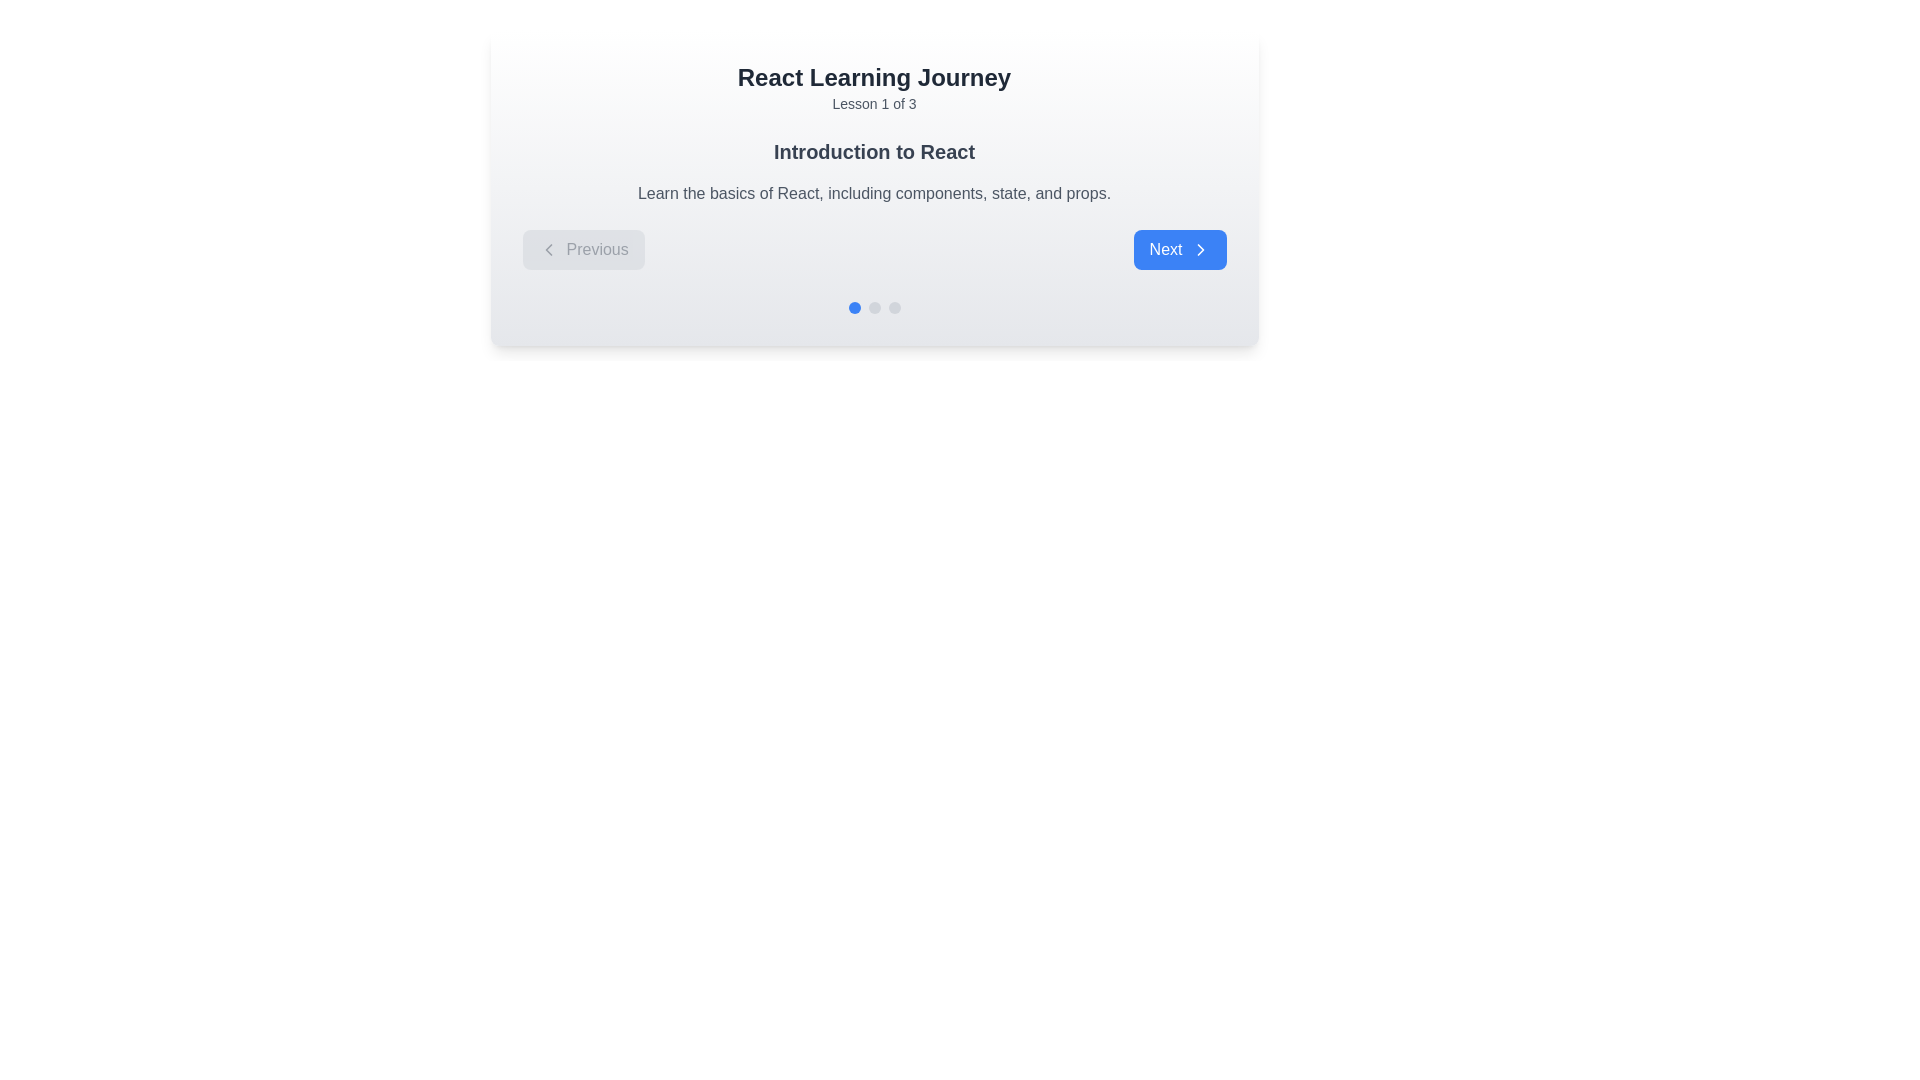  I want to click on the primary title or header text element that provides an overview of the content below, located at the top-middle of the area above 'Lesson 1 of 3', so click(874, 76).